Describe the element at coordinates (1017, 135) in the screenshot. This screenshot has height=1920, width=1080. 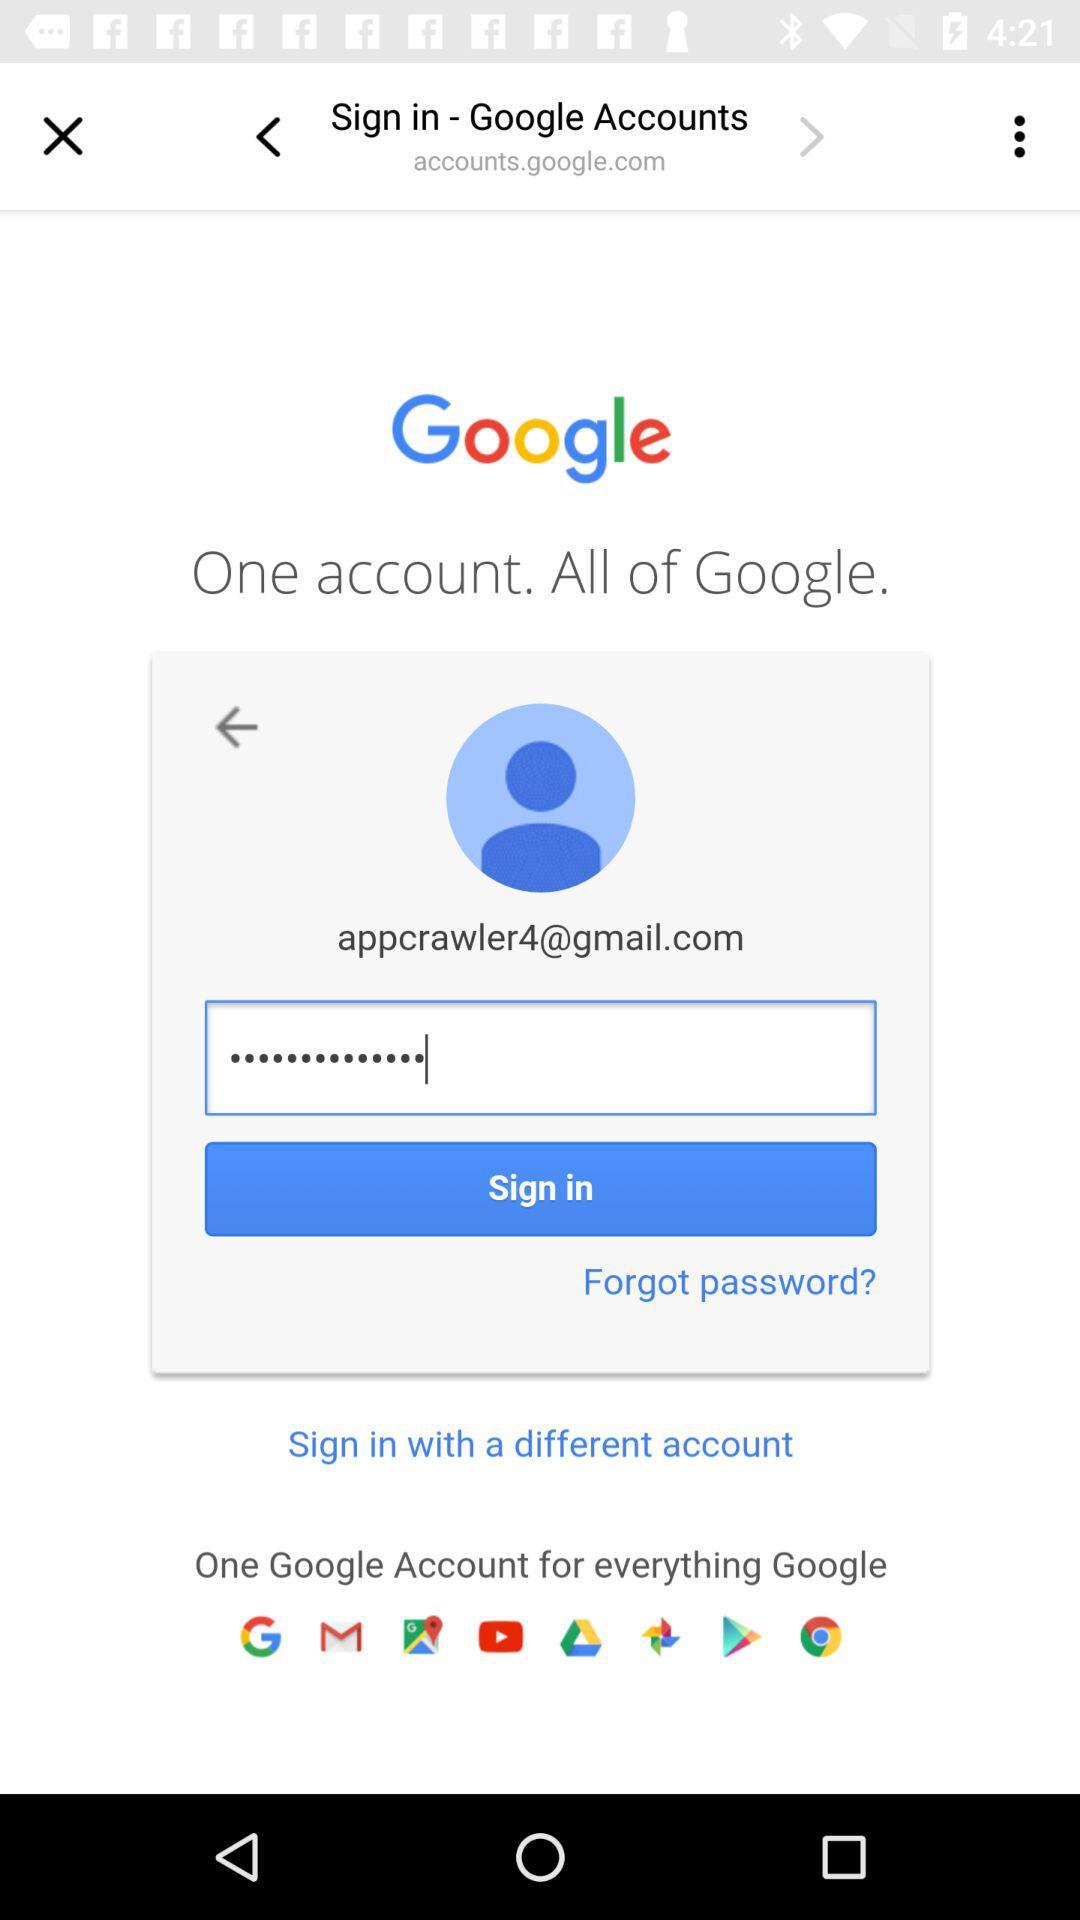
I see `click options` at that location.